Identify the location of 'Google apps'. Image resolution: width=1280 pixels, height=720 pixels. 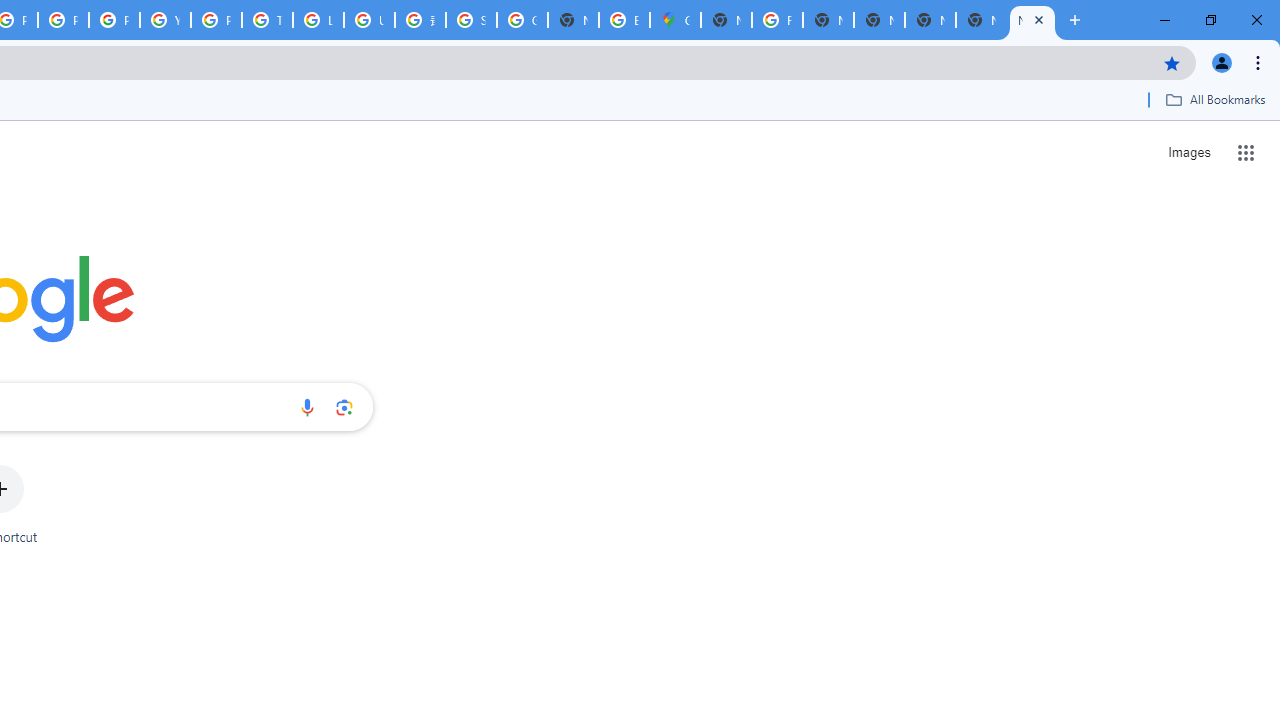
(1245, 152).